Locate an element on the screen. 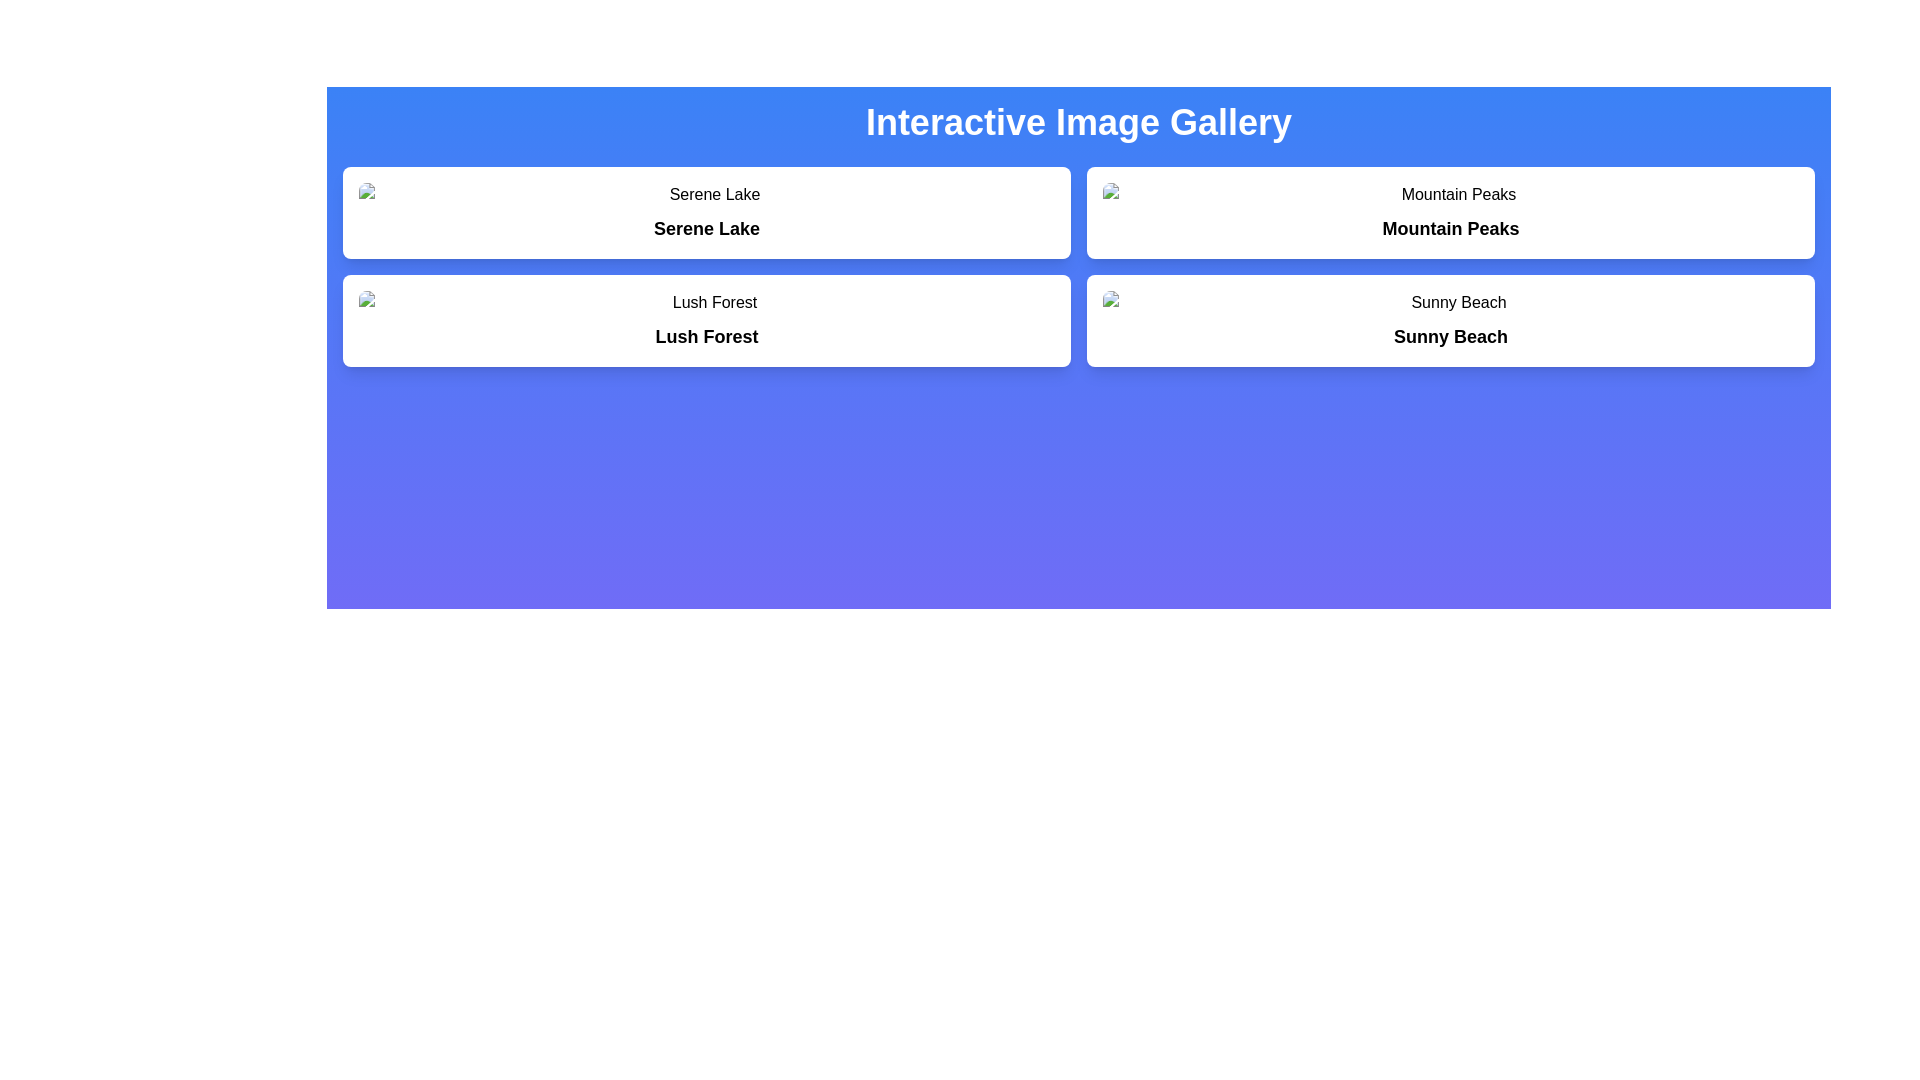 The height and width of the screenshot is (1080, 1920). the image element displaying 'Mountain Peaks' in the top-right quadrant of the interface is located at coordinates (1450, 195).